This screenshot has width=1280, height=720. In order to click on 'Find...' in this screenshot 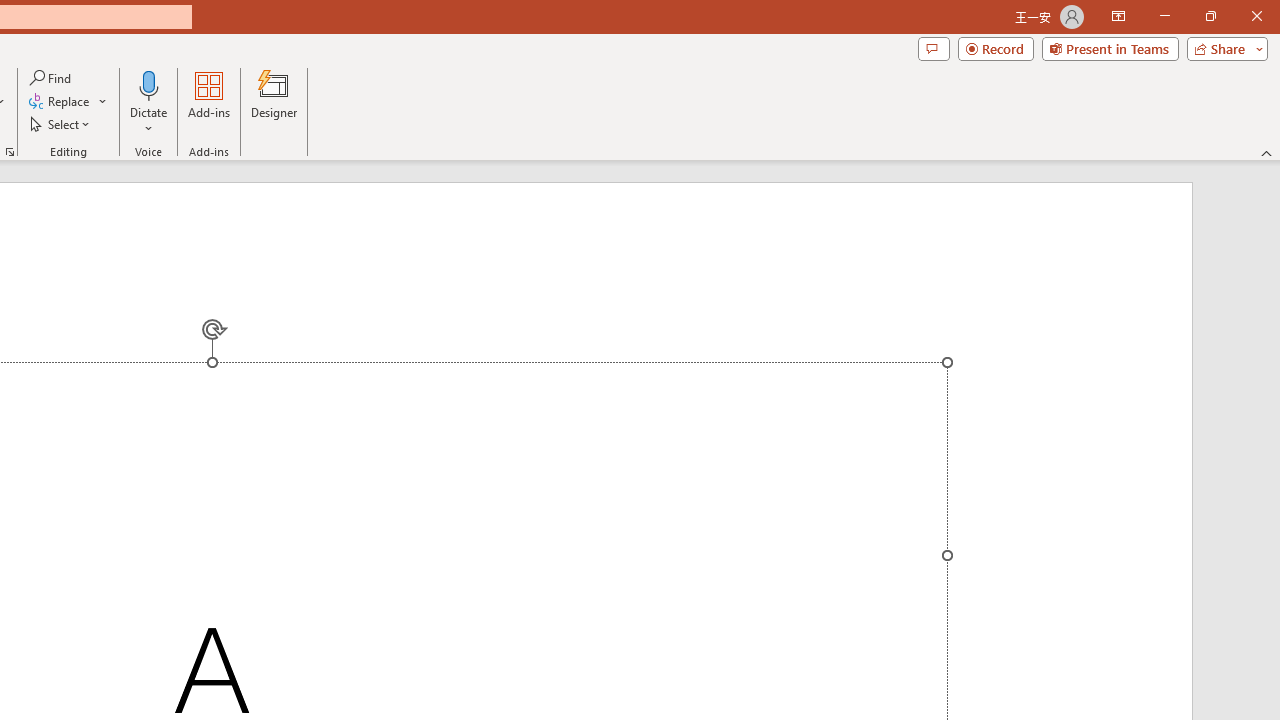, I will do `click(51, 77)`.